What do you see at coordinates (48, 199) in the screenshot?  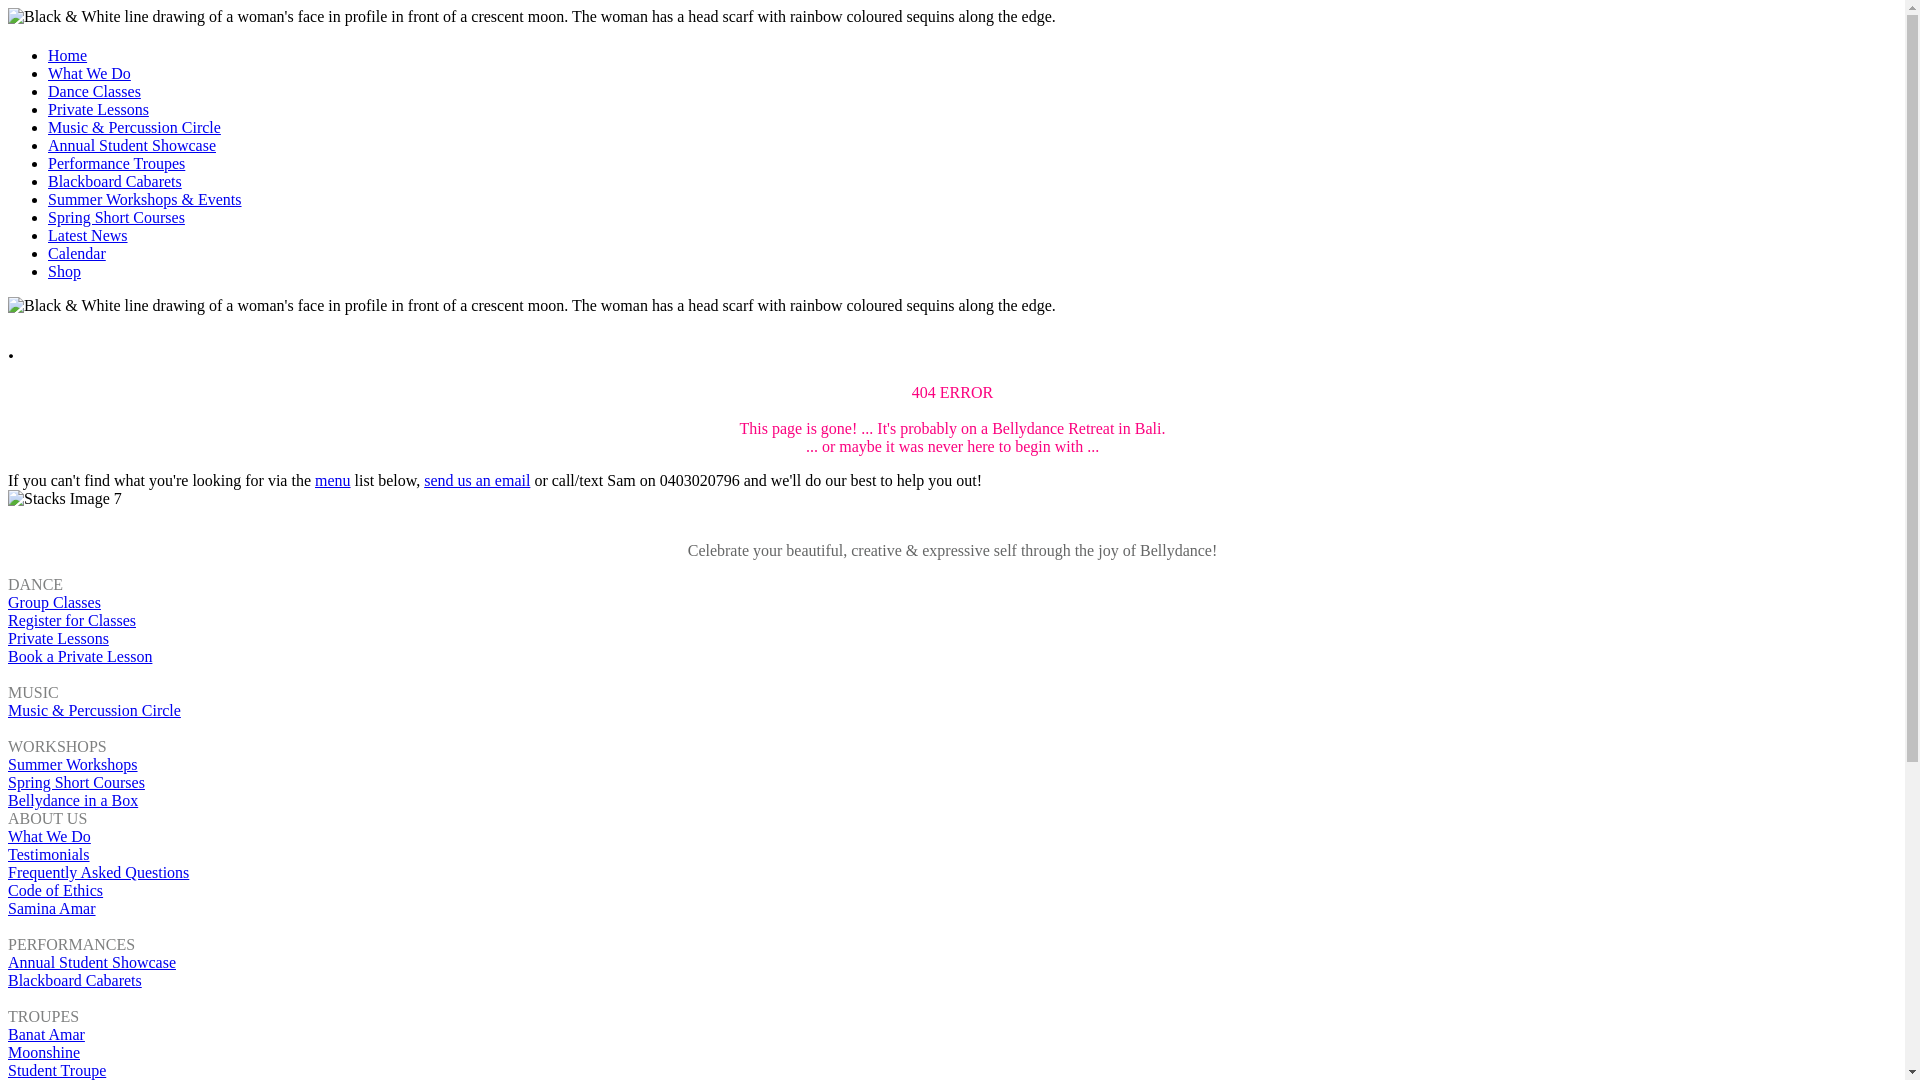 I see `'Summer Workshops & Events'` at bounding box center [48, 199].